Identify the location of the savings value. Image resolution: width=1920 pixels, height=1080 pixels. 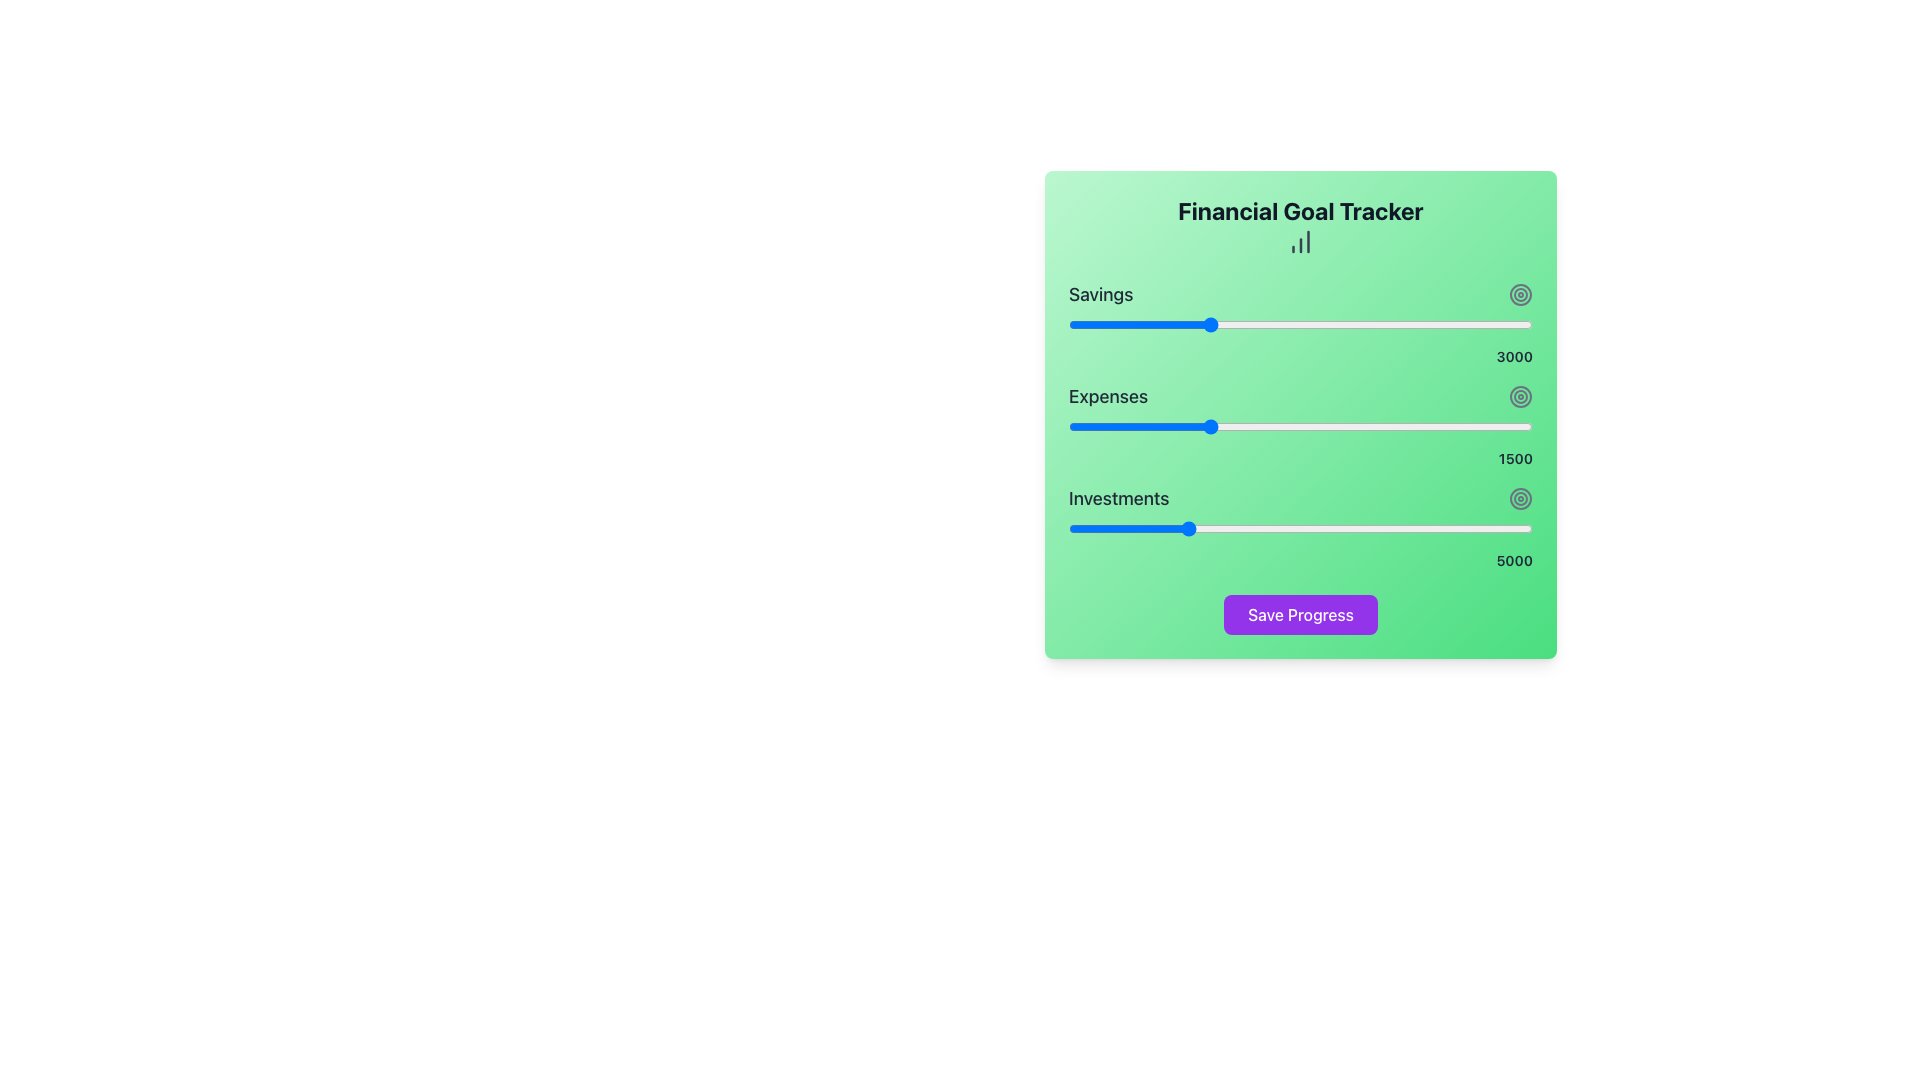
(1513, 323).